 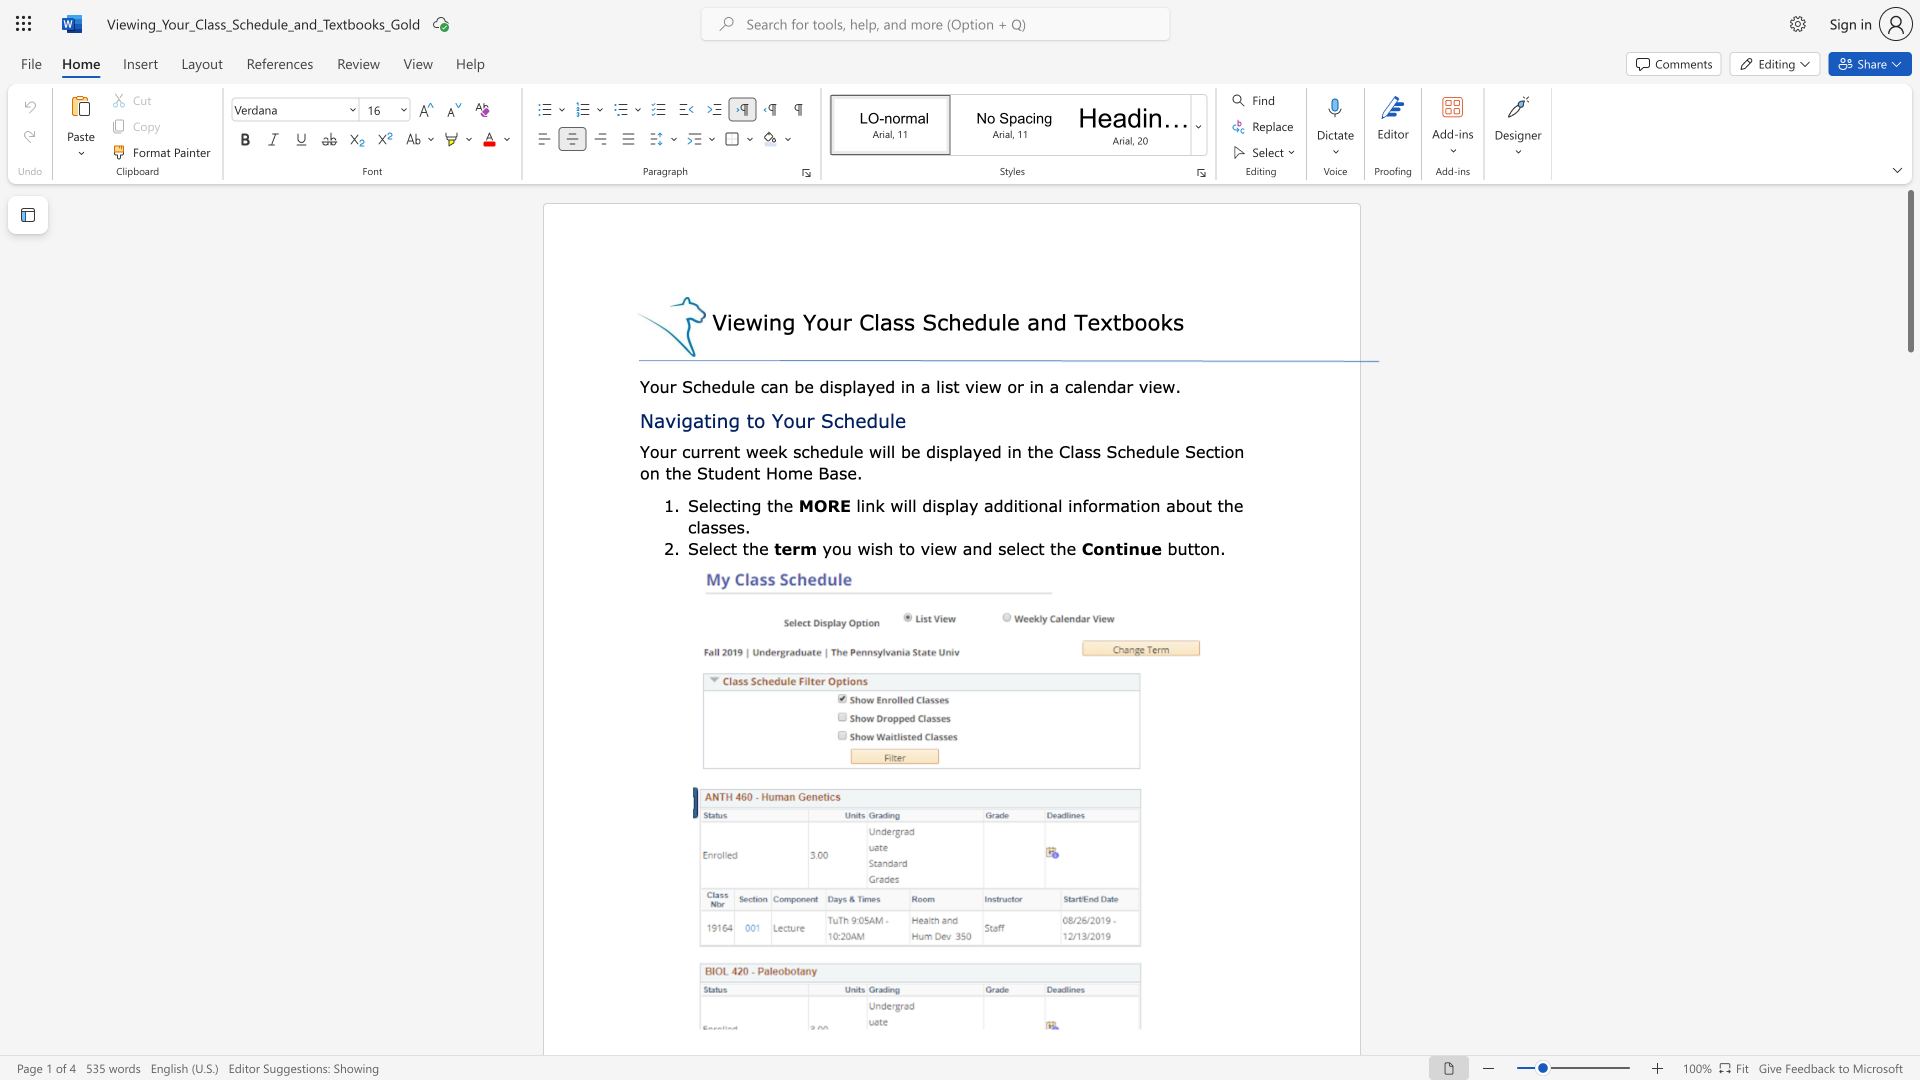 What do you see at coordinates (1909, 389) in the screenshot?
I see `the scrollbar to scroll the page down` at bounding box center [1909, 389].